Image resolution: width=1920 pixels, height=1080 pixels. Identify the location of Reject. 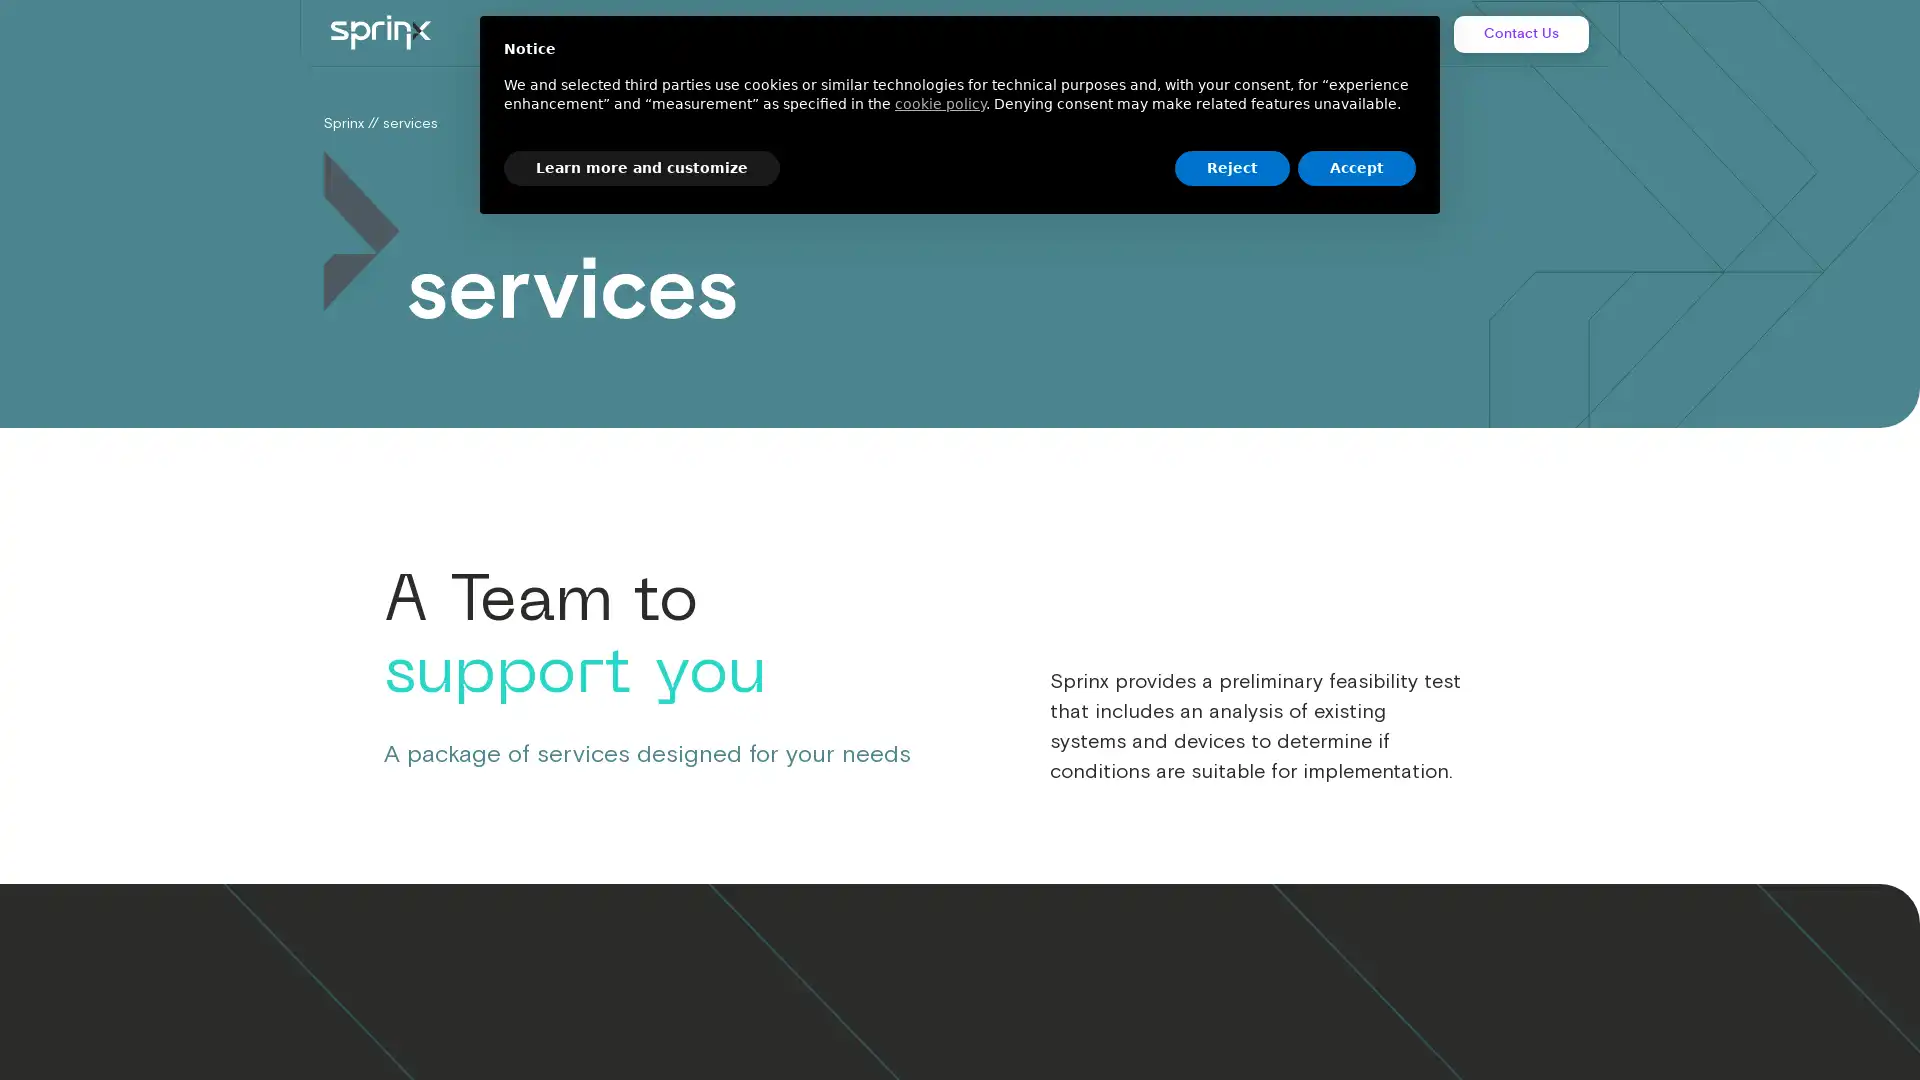
(1231, 167).